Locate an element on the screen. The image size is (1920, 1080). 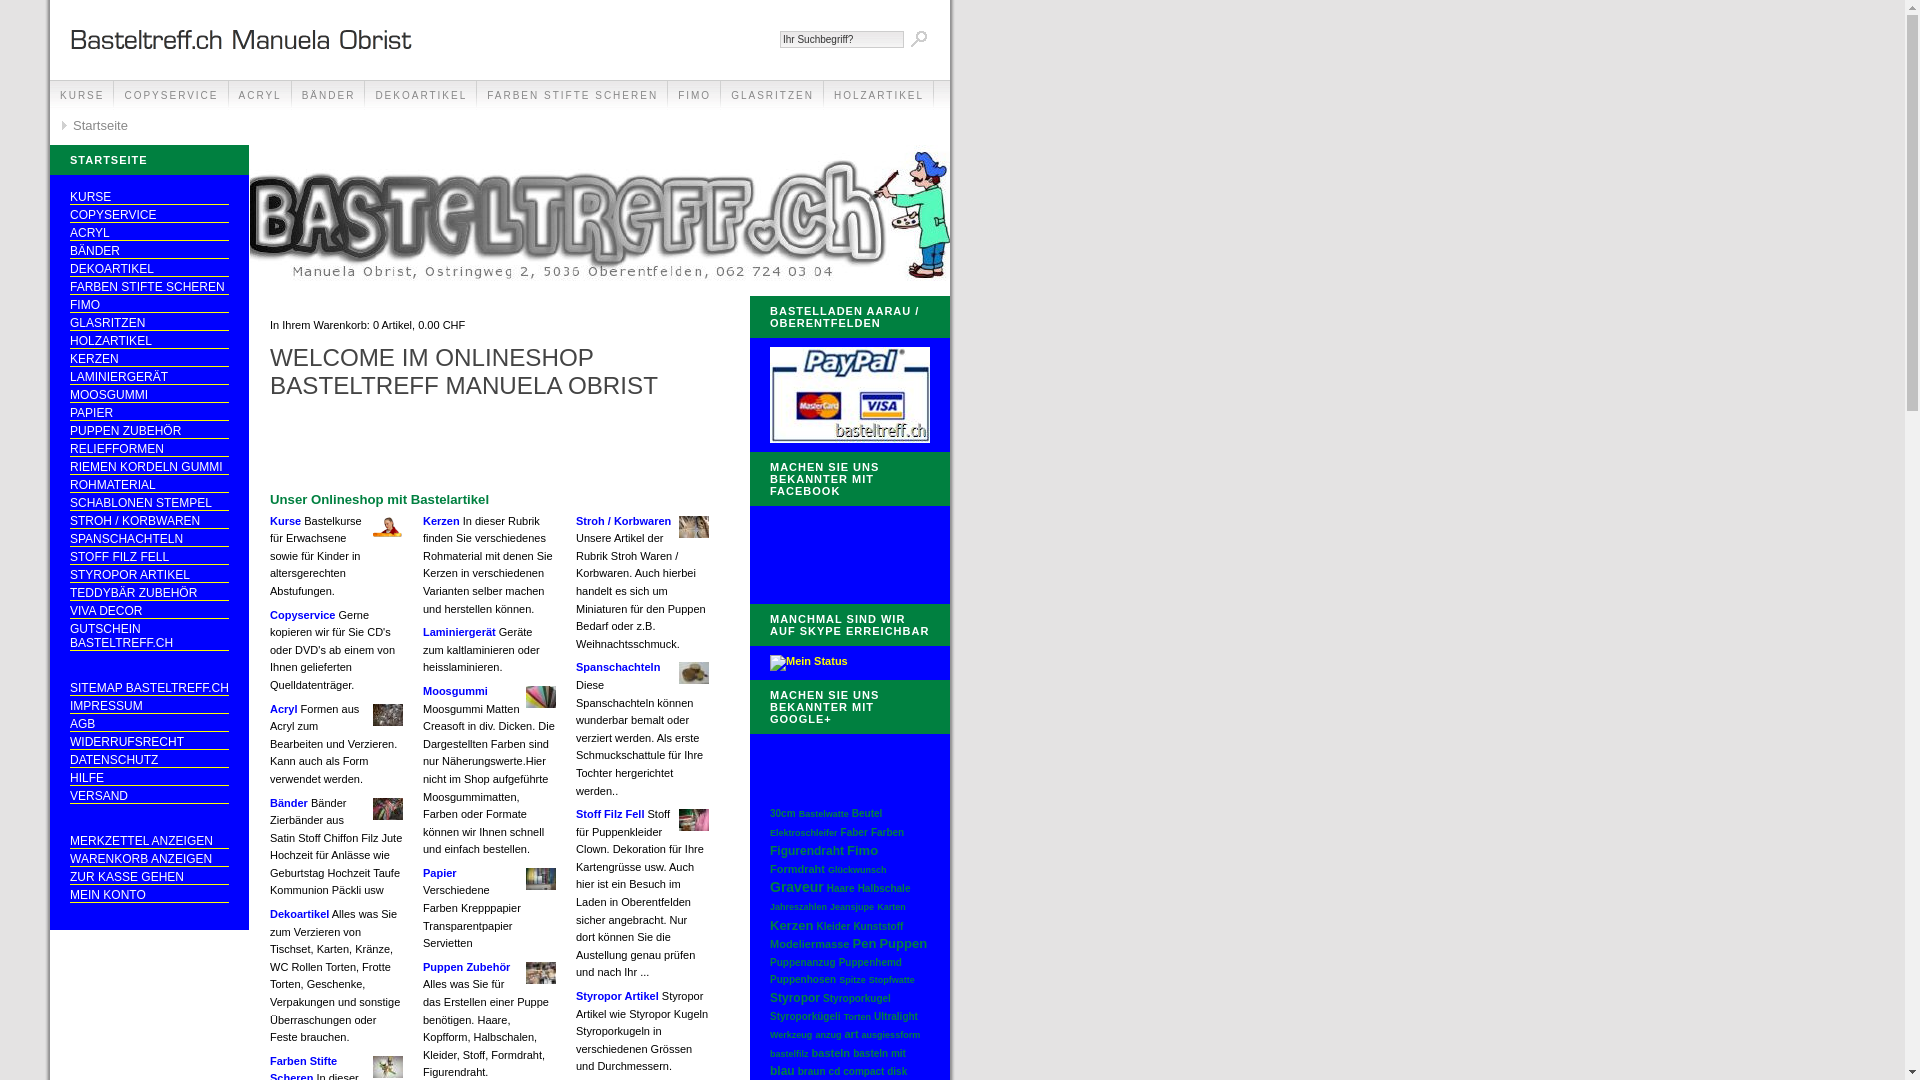
'Startseite' is located at coordinates (93, 126).